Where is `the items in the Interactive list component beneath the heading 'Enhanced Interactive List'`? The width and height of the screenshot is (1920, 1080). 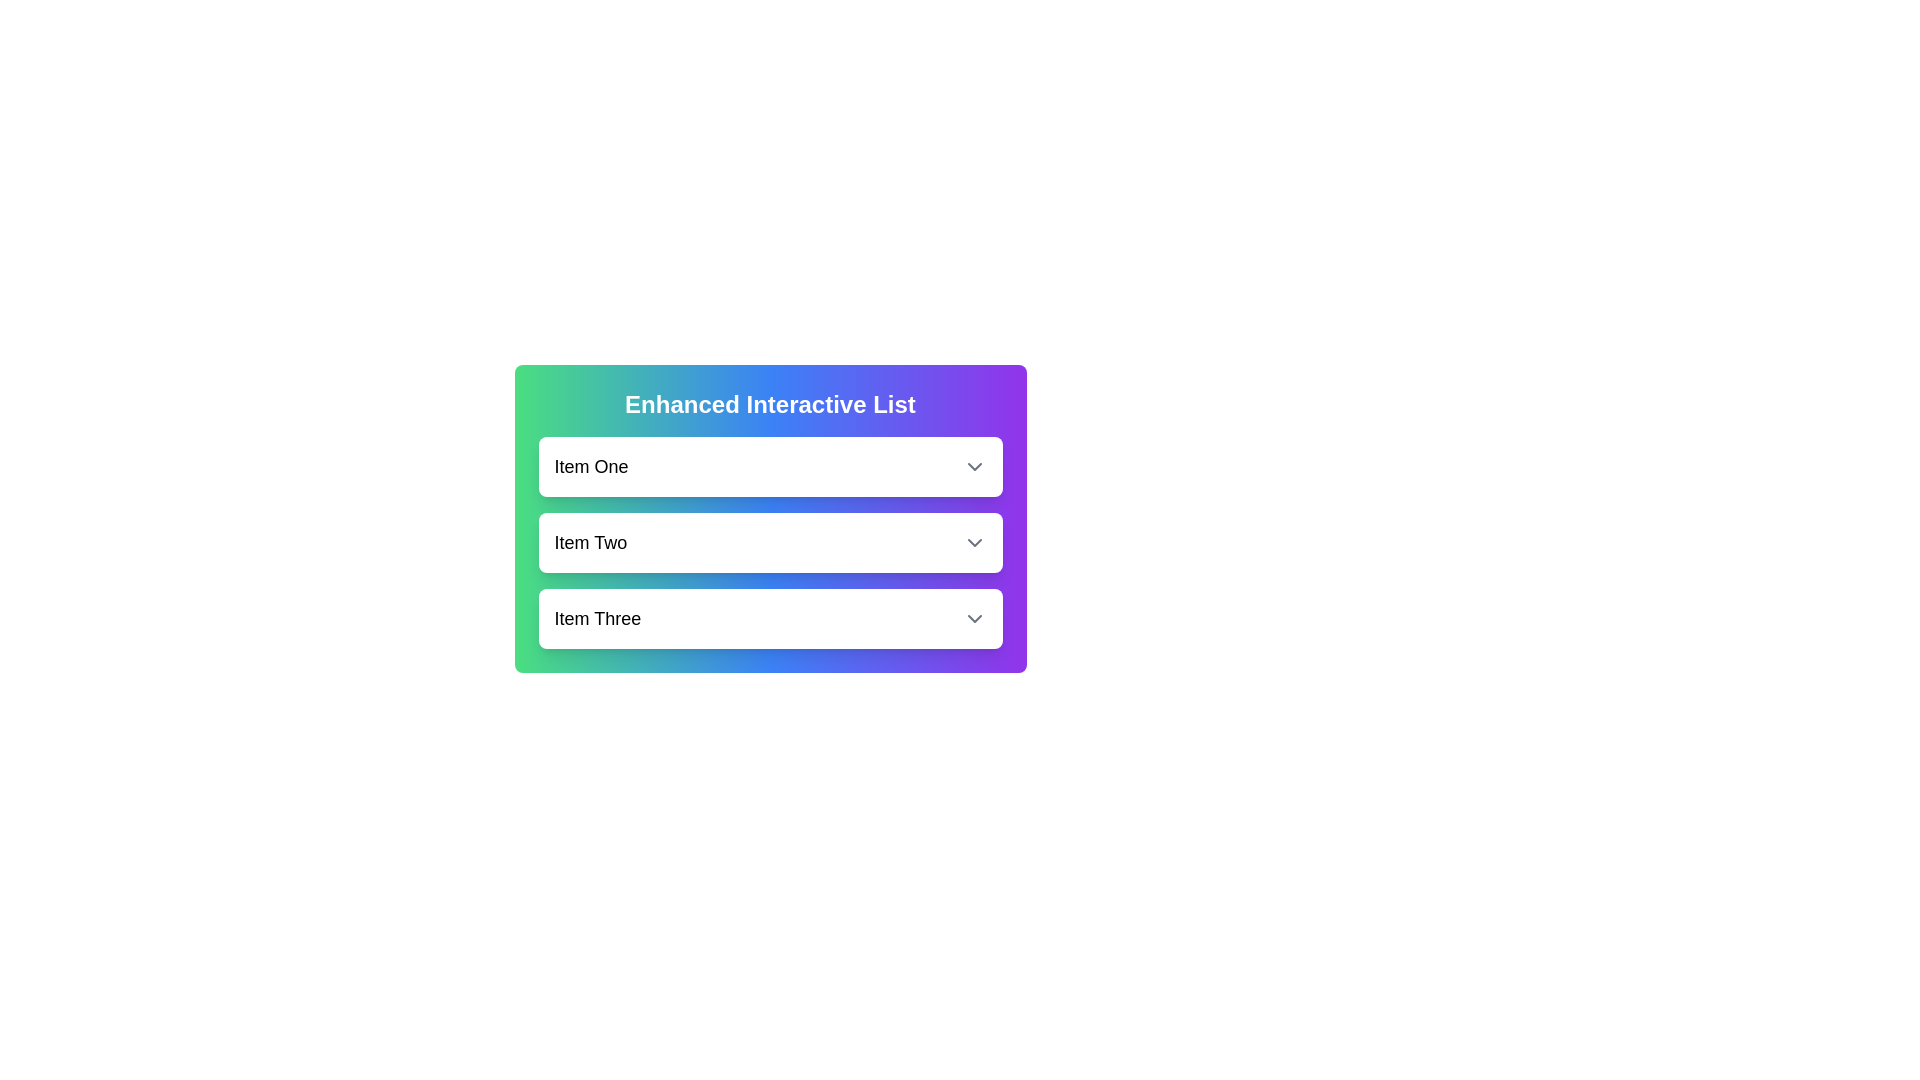 the items in the Interactive list component beneath the heading 'Enhanced Interactive List' is located at coordinates (769, 518).